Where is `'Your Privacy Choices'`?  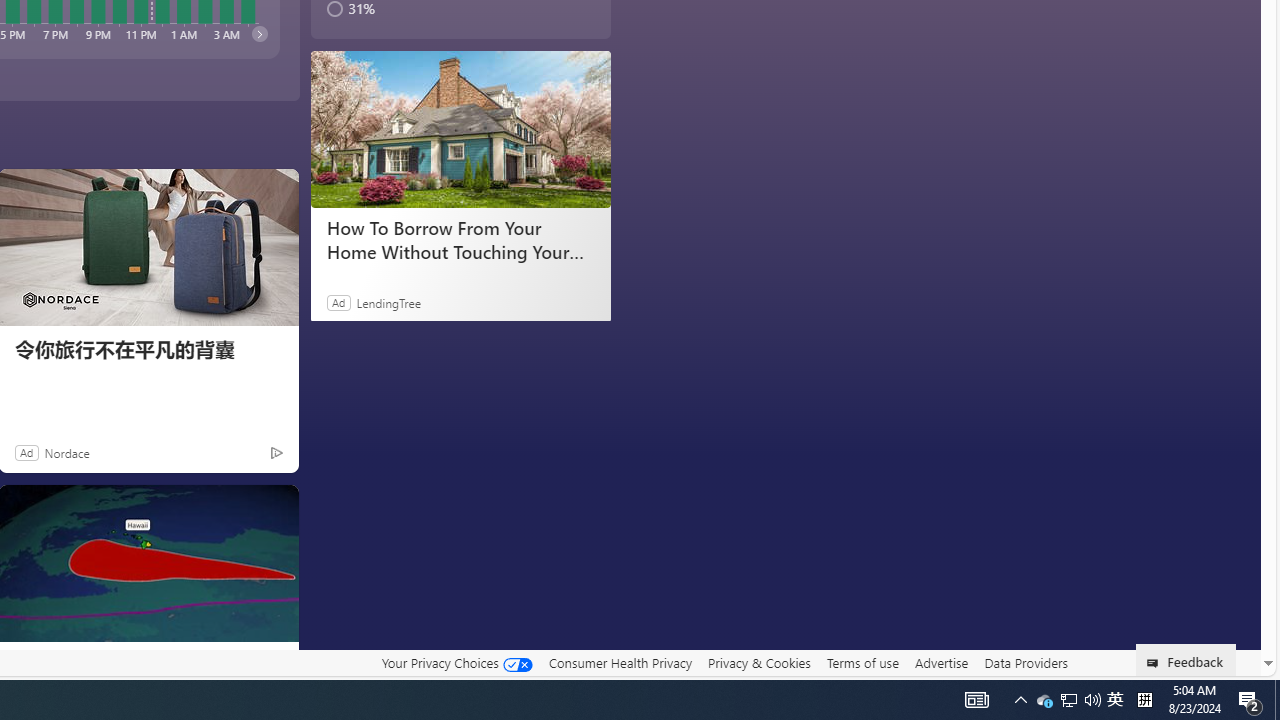
'Your Privacy Choices' is located at coordinates (455, 663).